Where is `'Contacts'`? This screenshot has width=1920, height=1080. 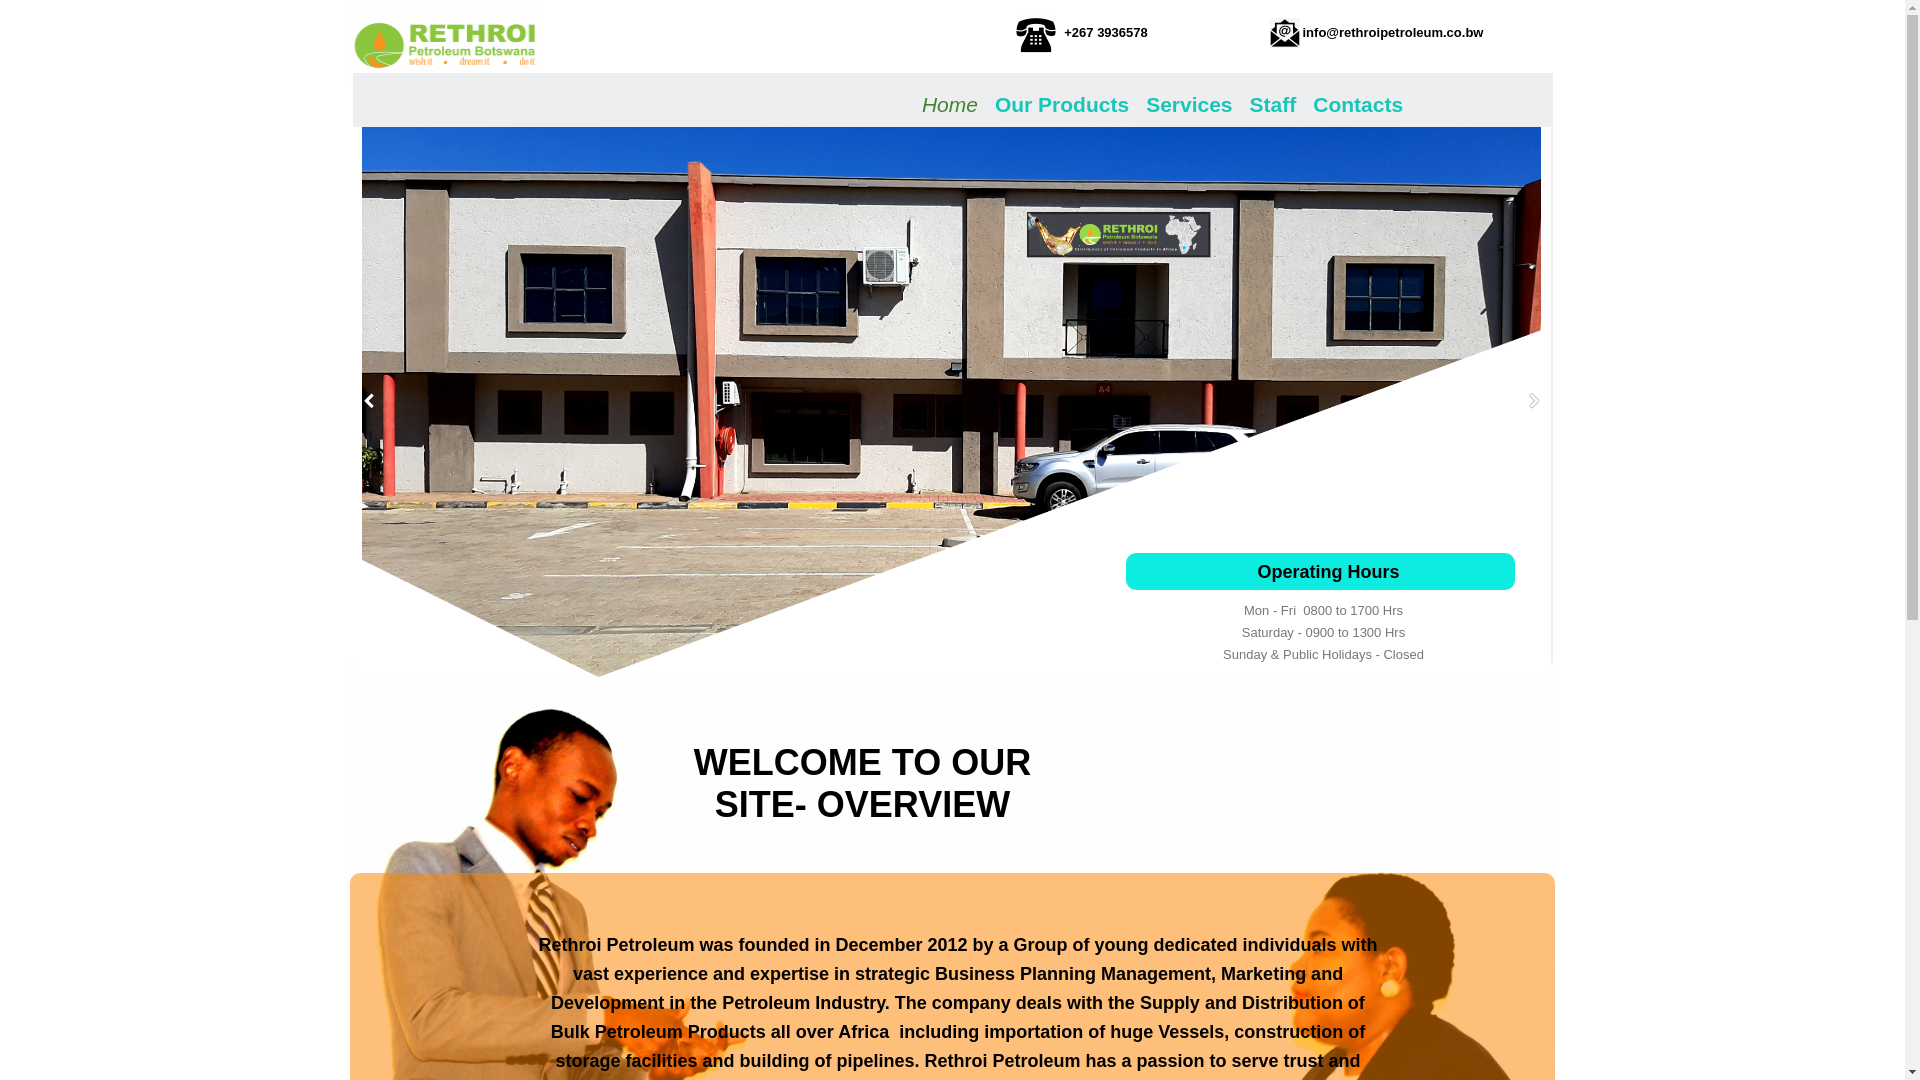
'Contacts' is located at coordinates (1358, 101).